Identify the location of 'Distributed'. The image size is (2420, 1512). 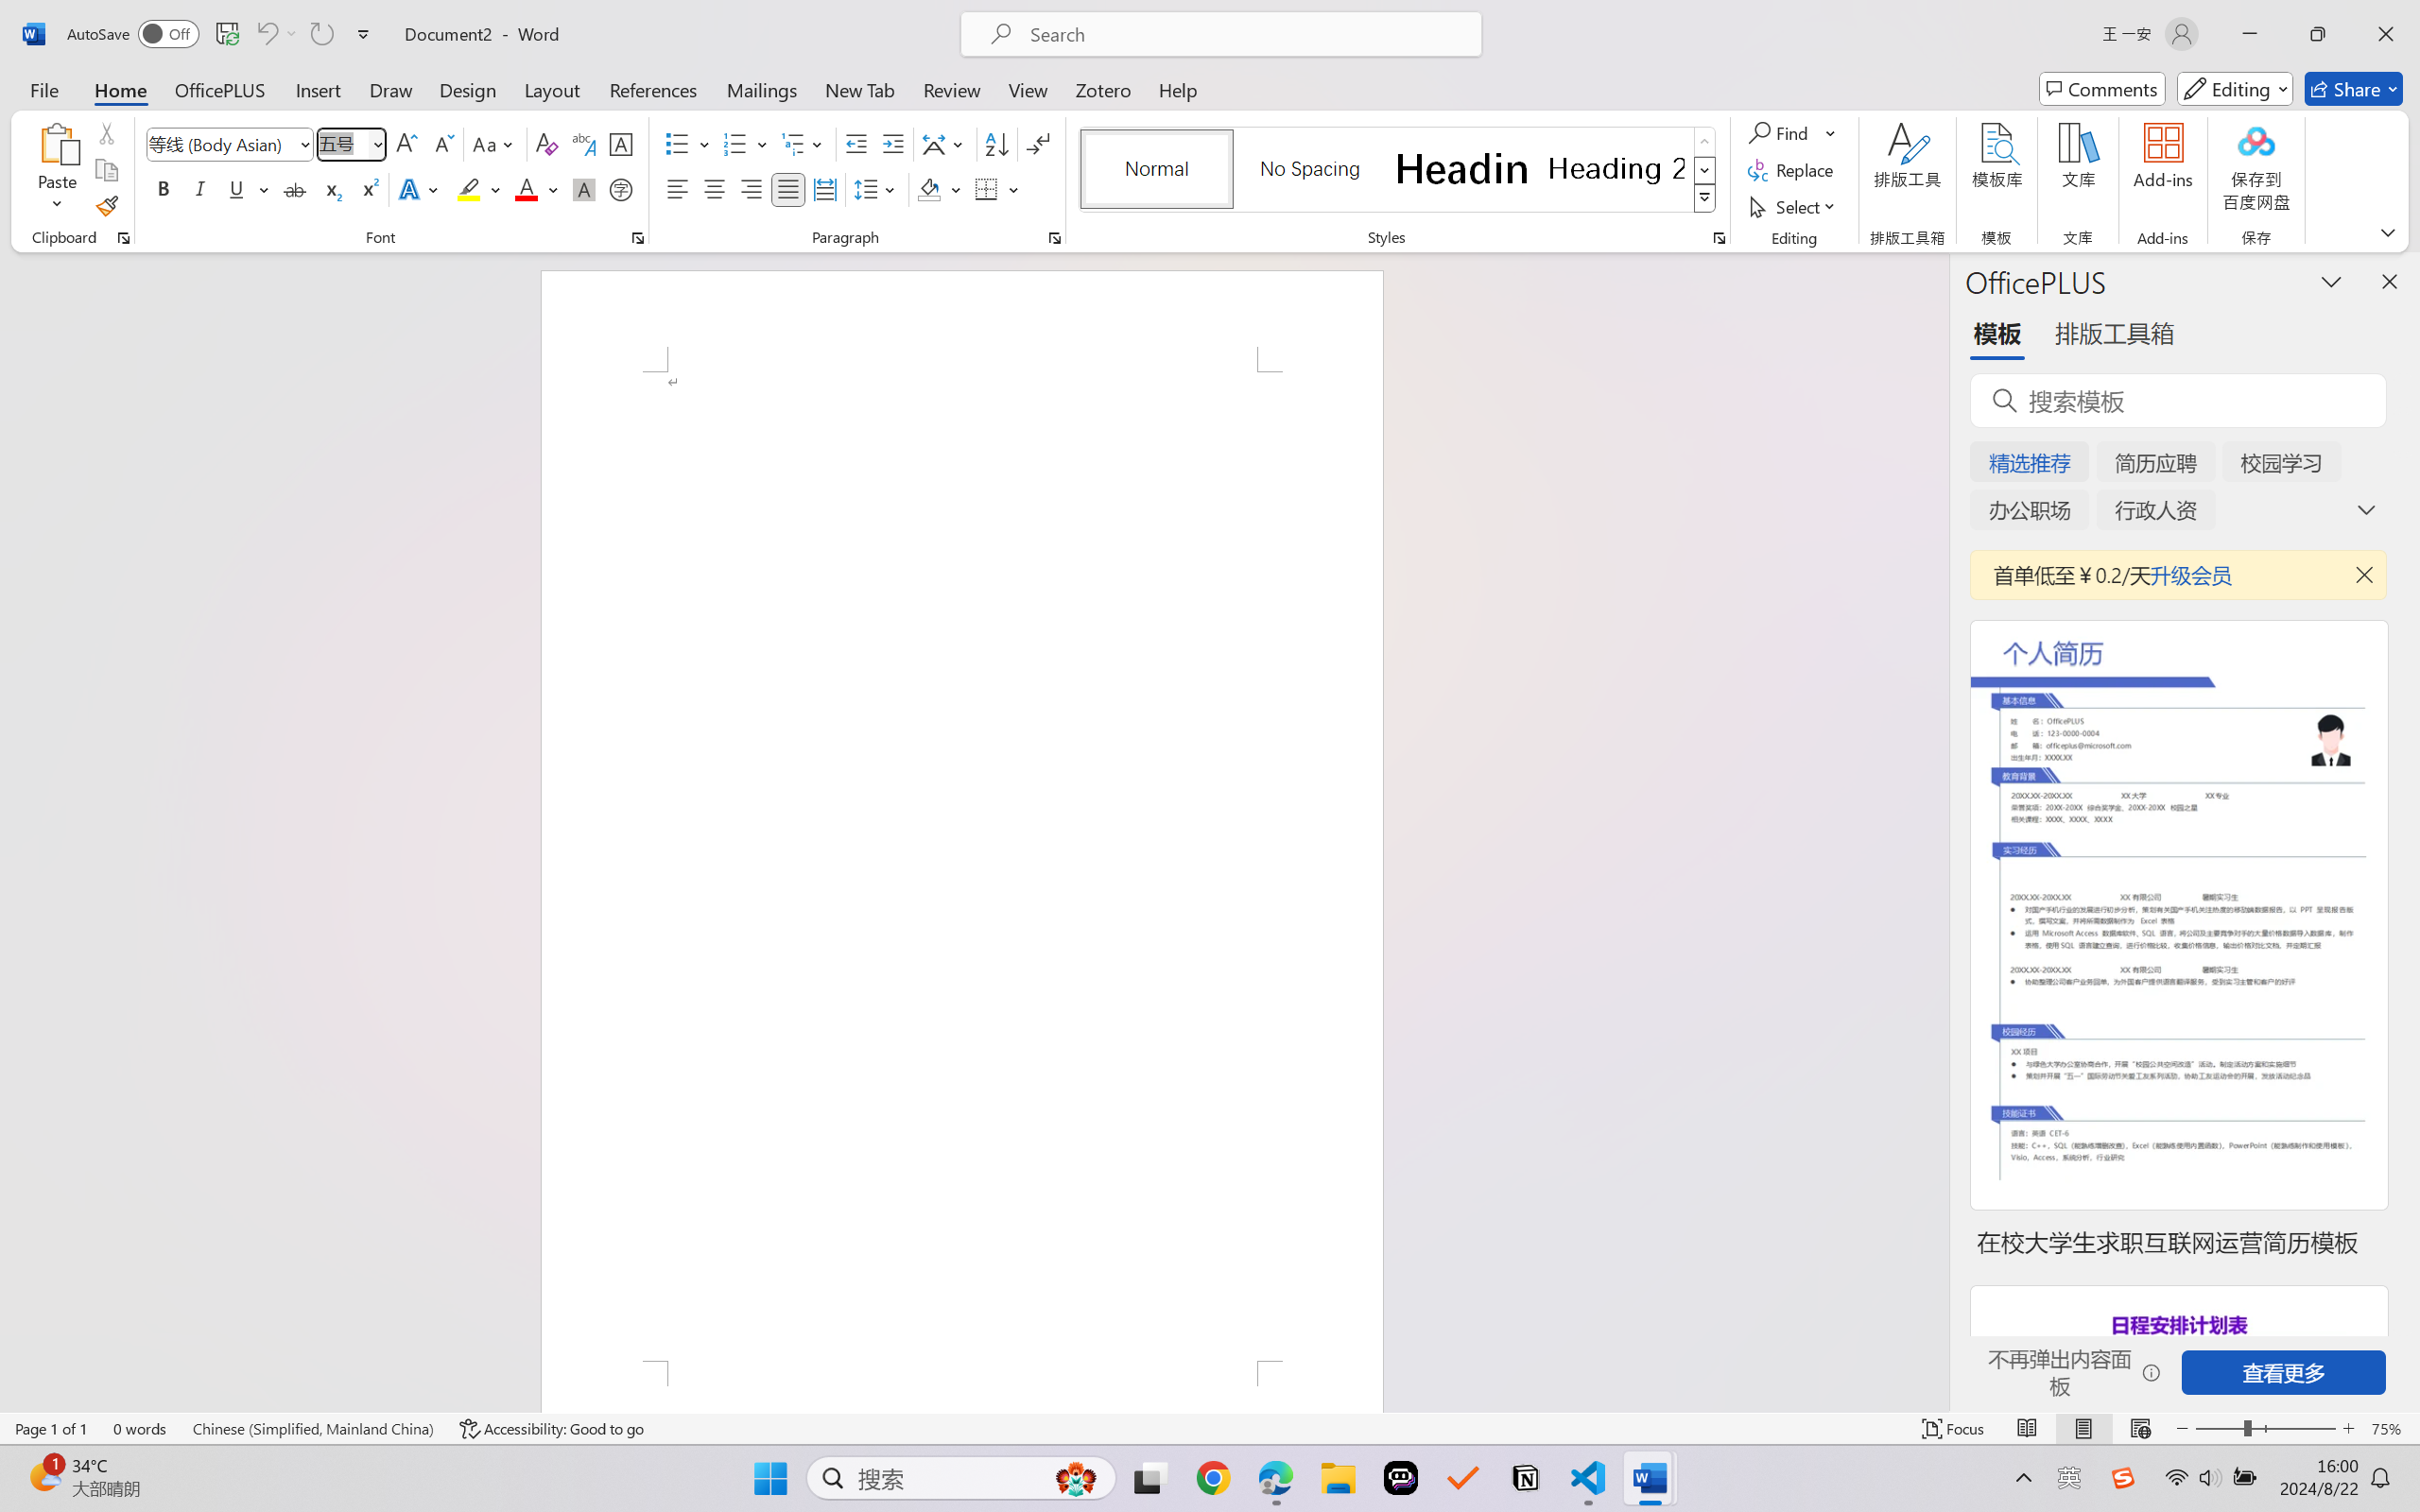
(823, 188).